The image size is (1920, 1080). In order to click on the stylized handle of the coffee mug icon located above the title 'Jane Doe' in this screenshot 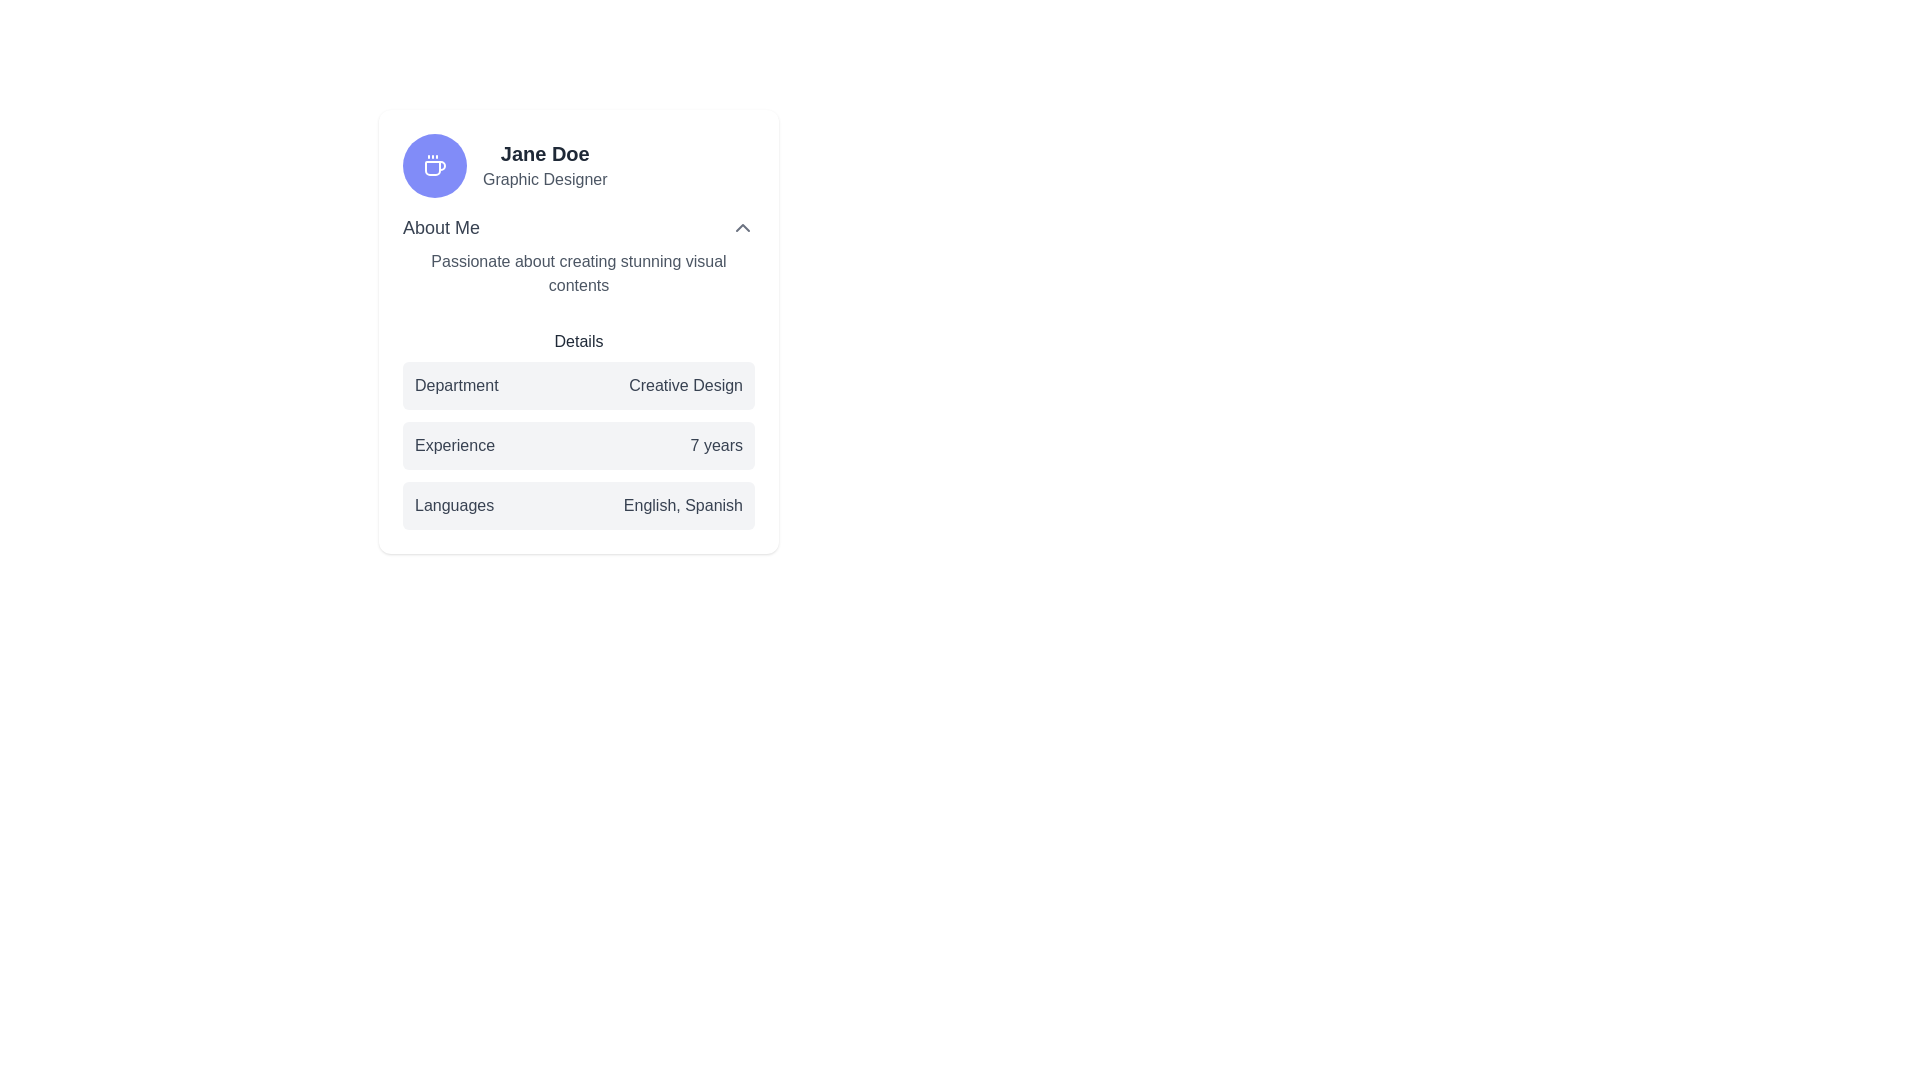, I will do `click(434, 167)`.